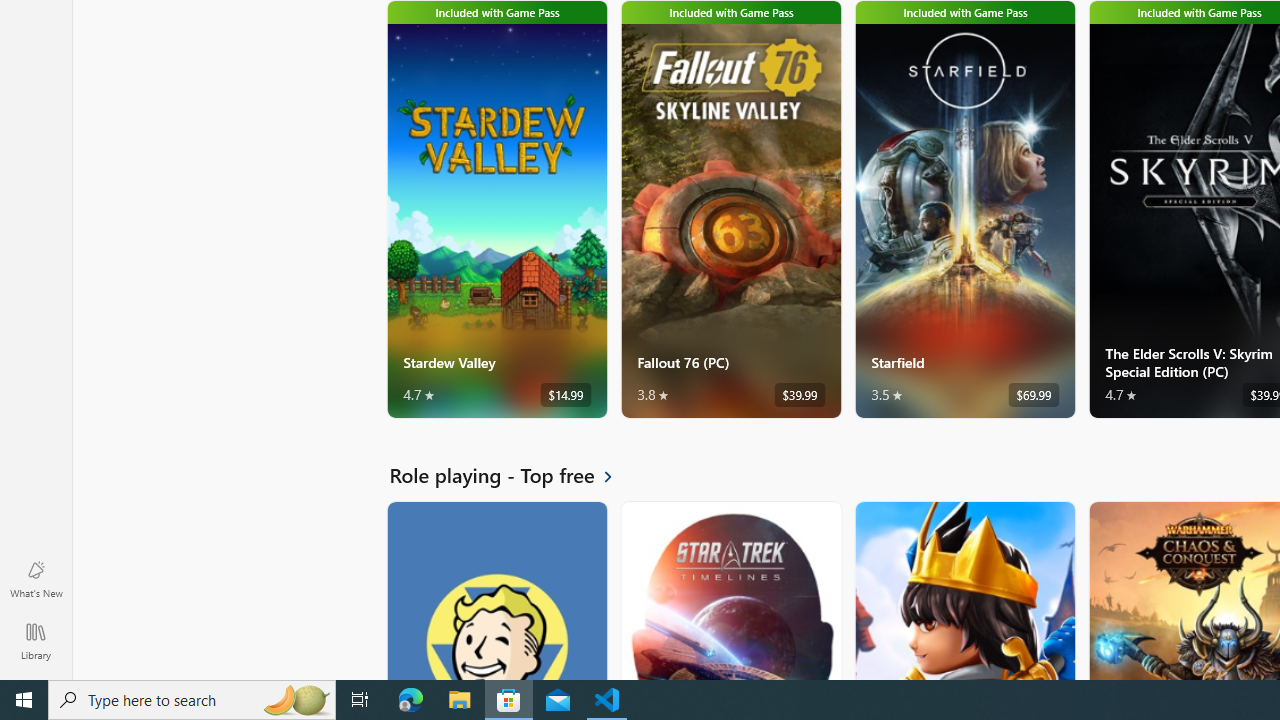 This screenshot has height=720, width=1280. Describe the element at coordinates (35, 578) in the screenshot. I see `'What'` at that location.